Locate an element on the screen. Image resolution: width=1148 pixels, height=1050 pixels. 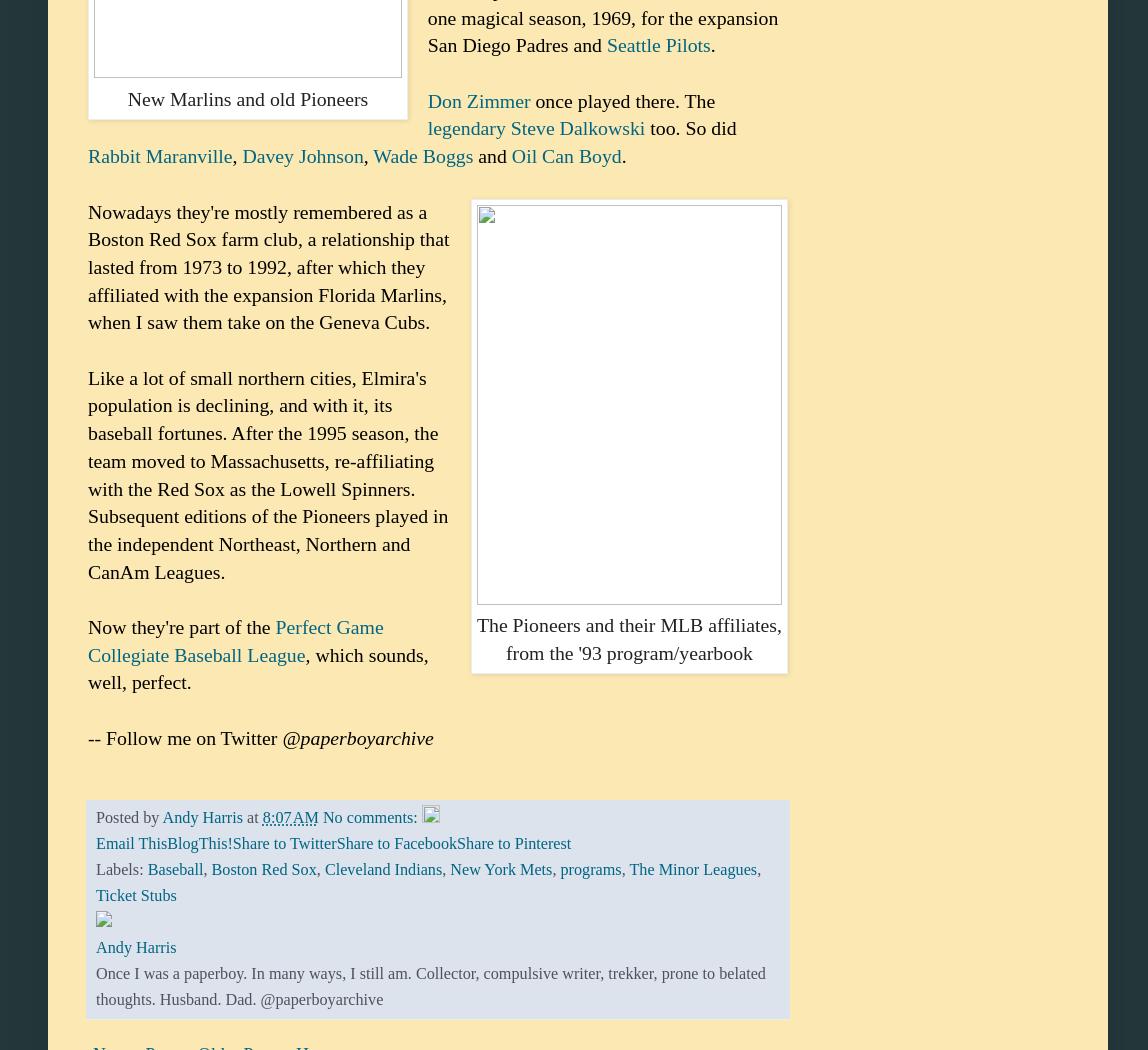
'from the '93 program/yearbook' is located at coordinates (627, 651).